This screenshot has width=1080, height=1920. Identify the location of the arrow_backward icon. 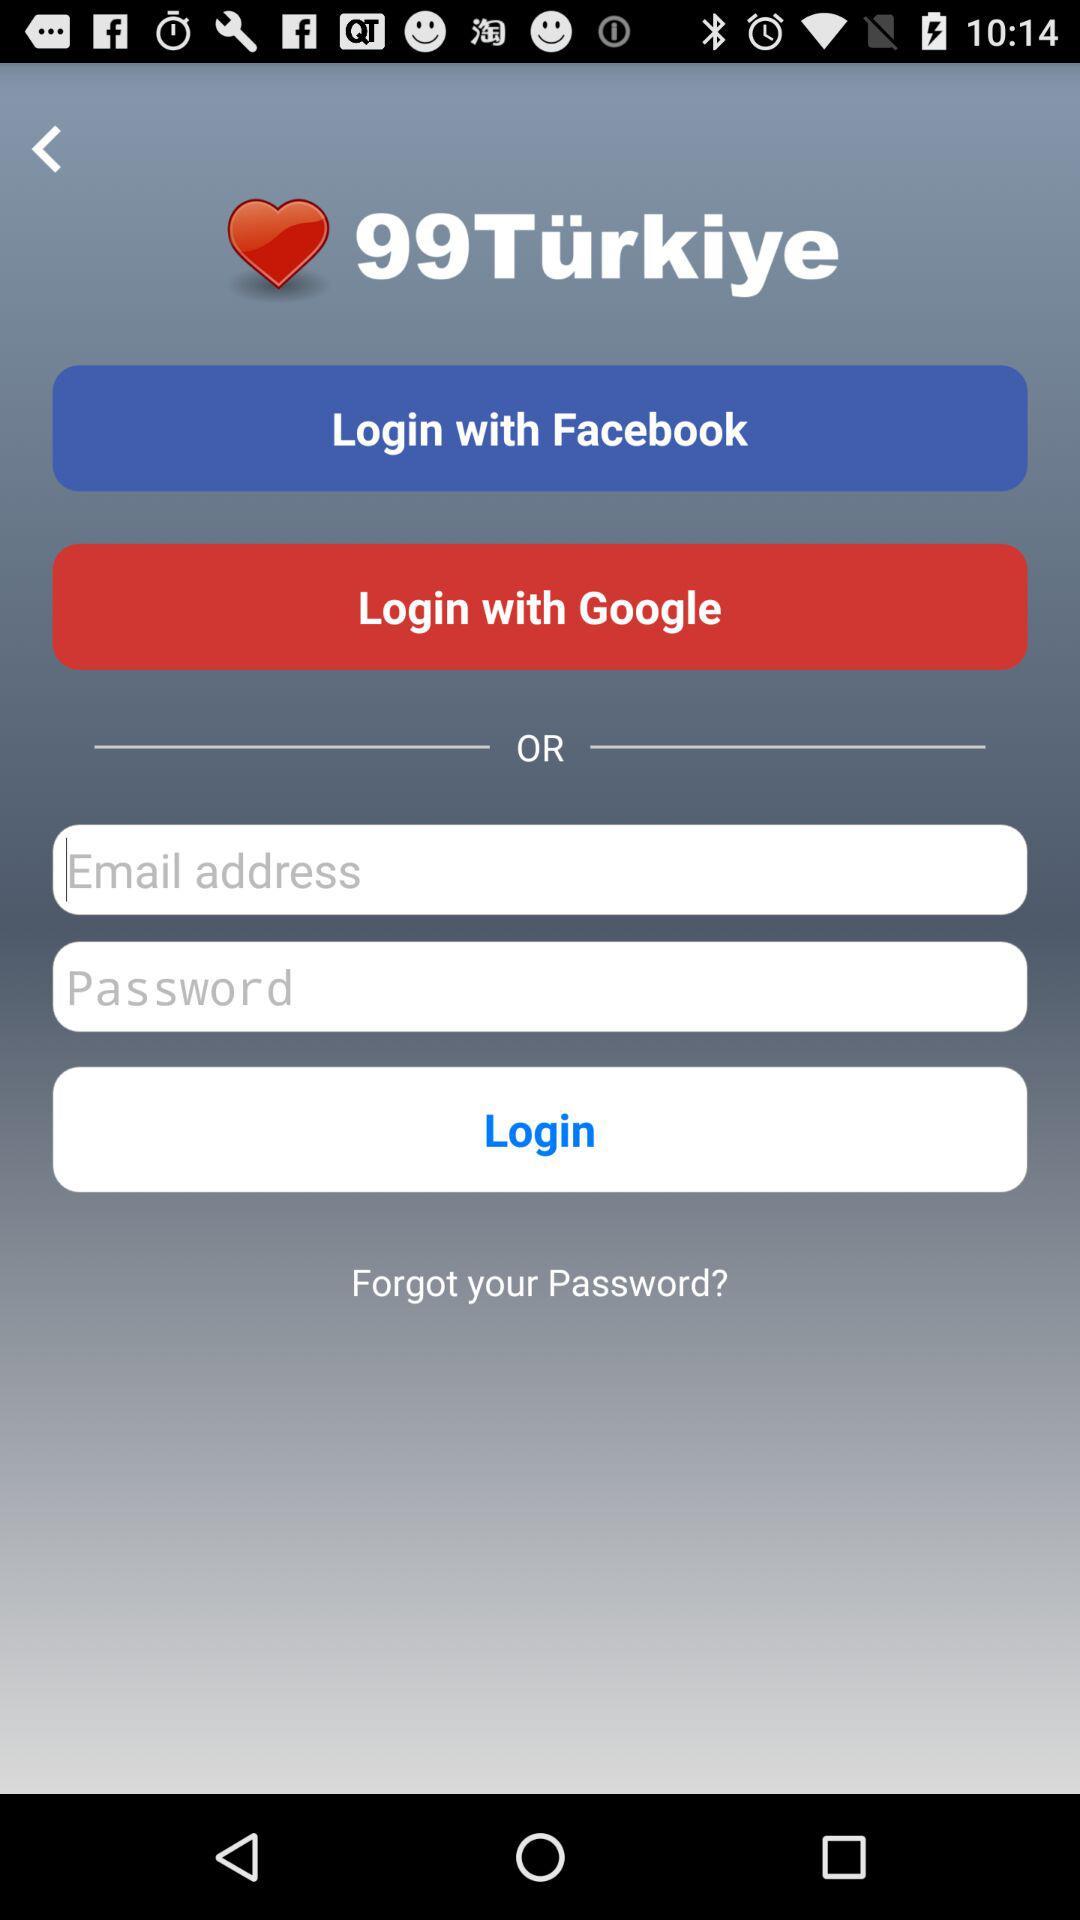
(46, 160).